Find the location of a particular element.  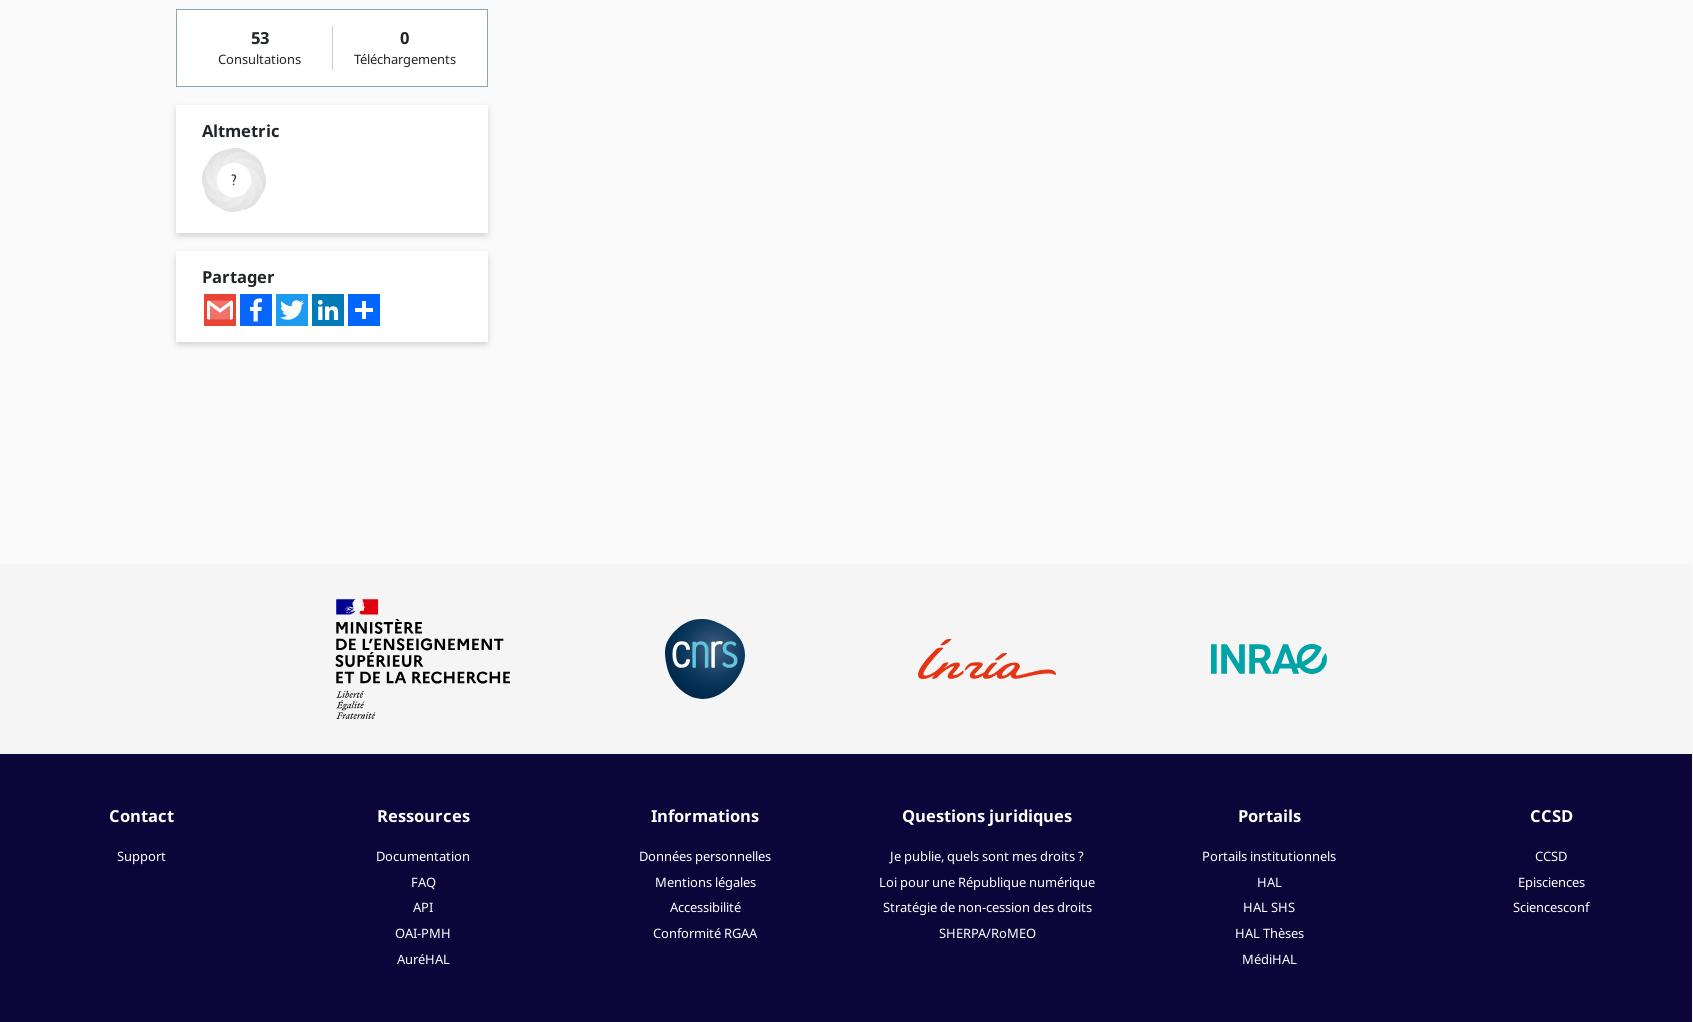

'AuréHAL' is located at coordinates (421, 958).